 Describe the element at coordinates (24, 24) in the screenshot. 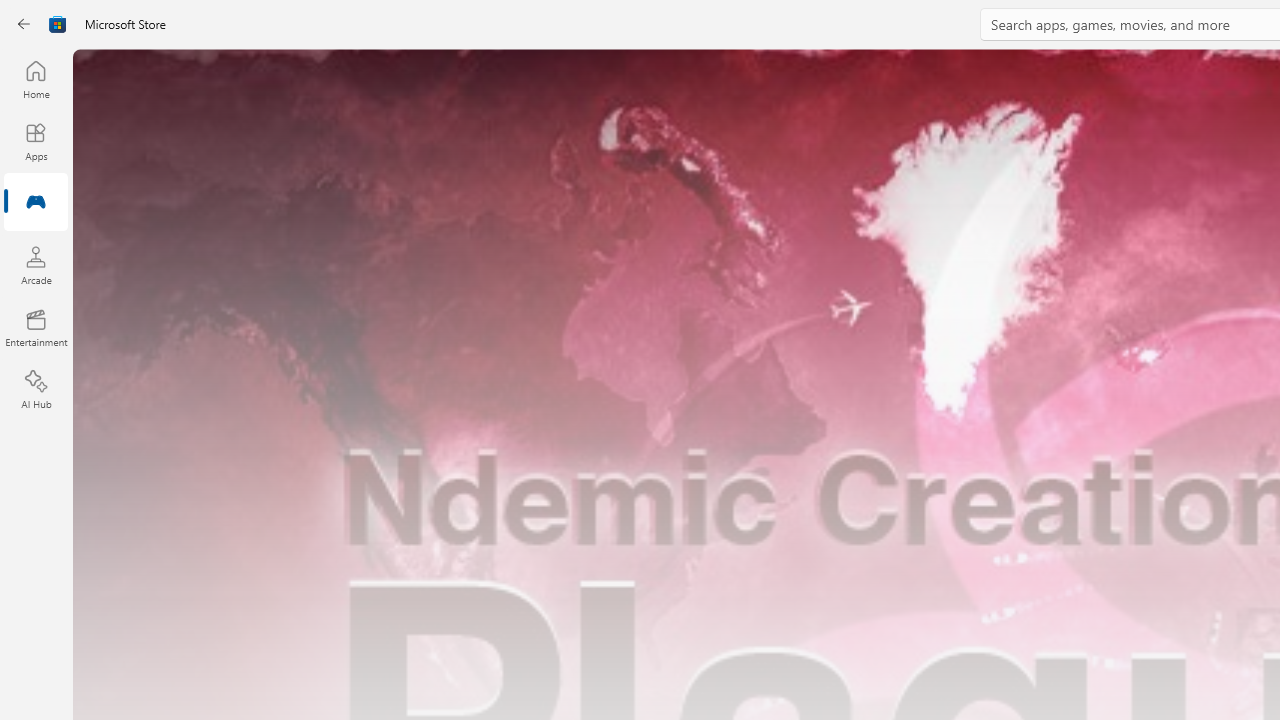

I see `'Back'` at that location.